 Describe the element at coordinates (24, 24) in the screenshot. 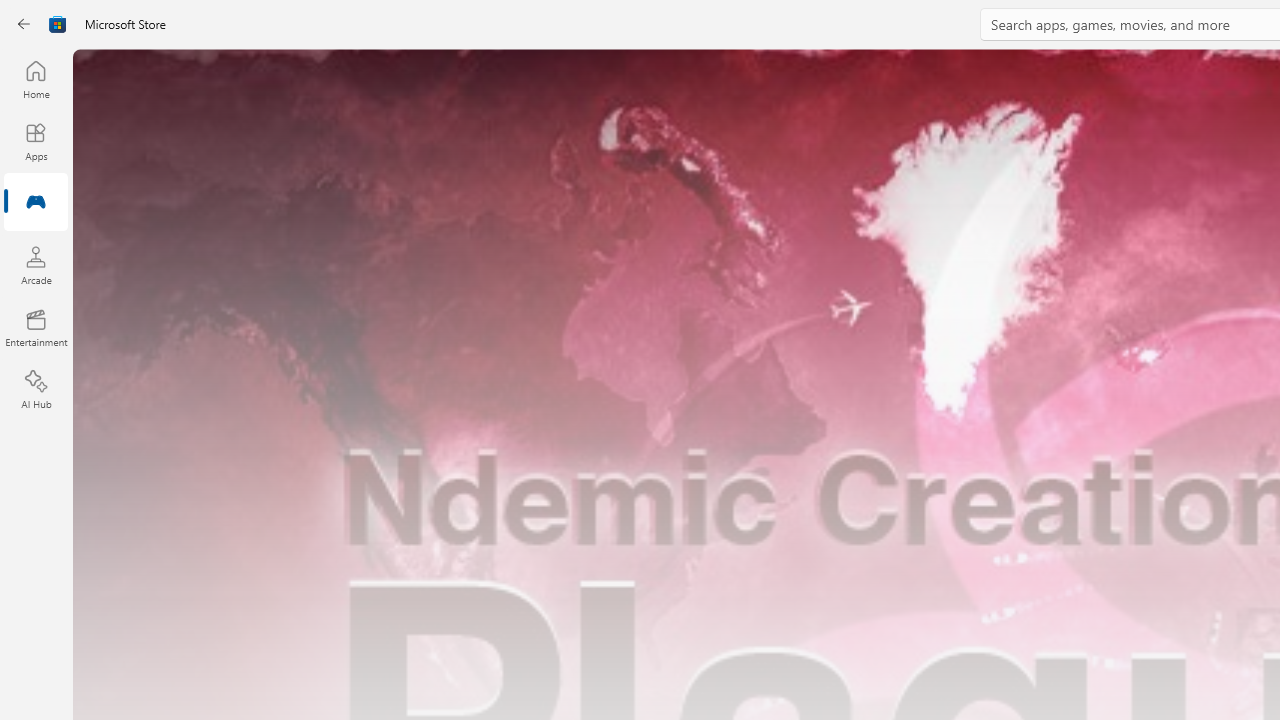

I see `'Back'` at that location.